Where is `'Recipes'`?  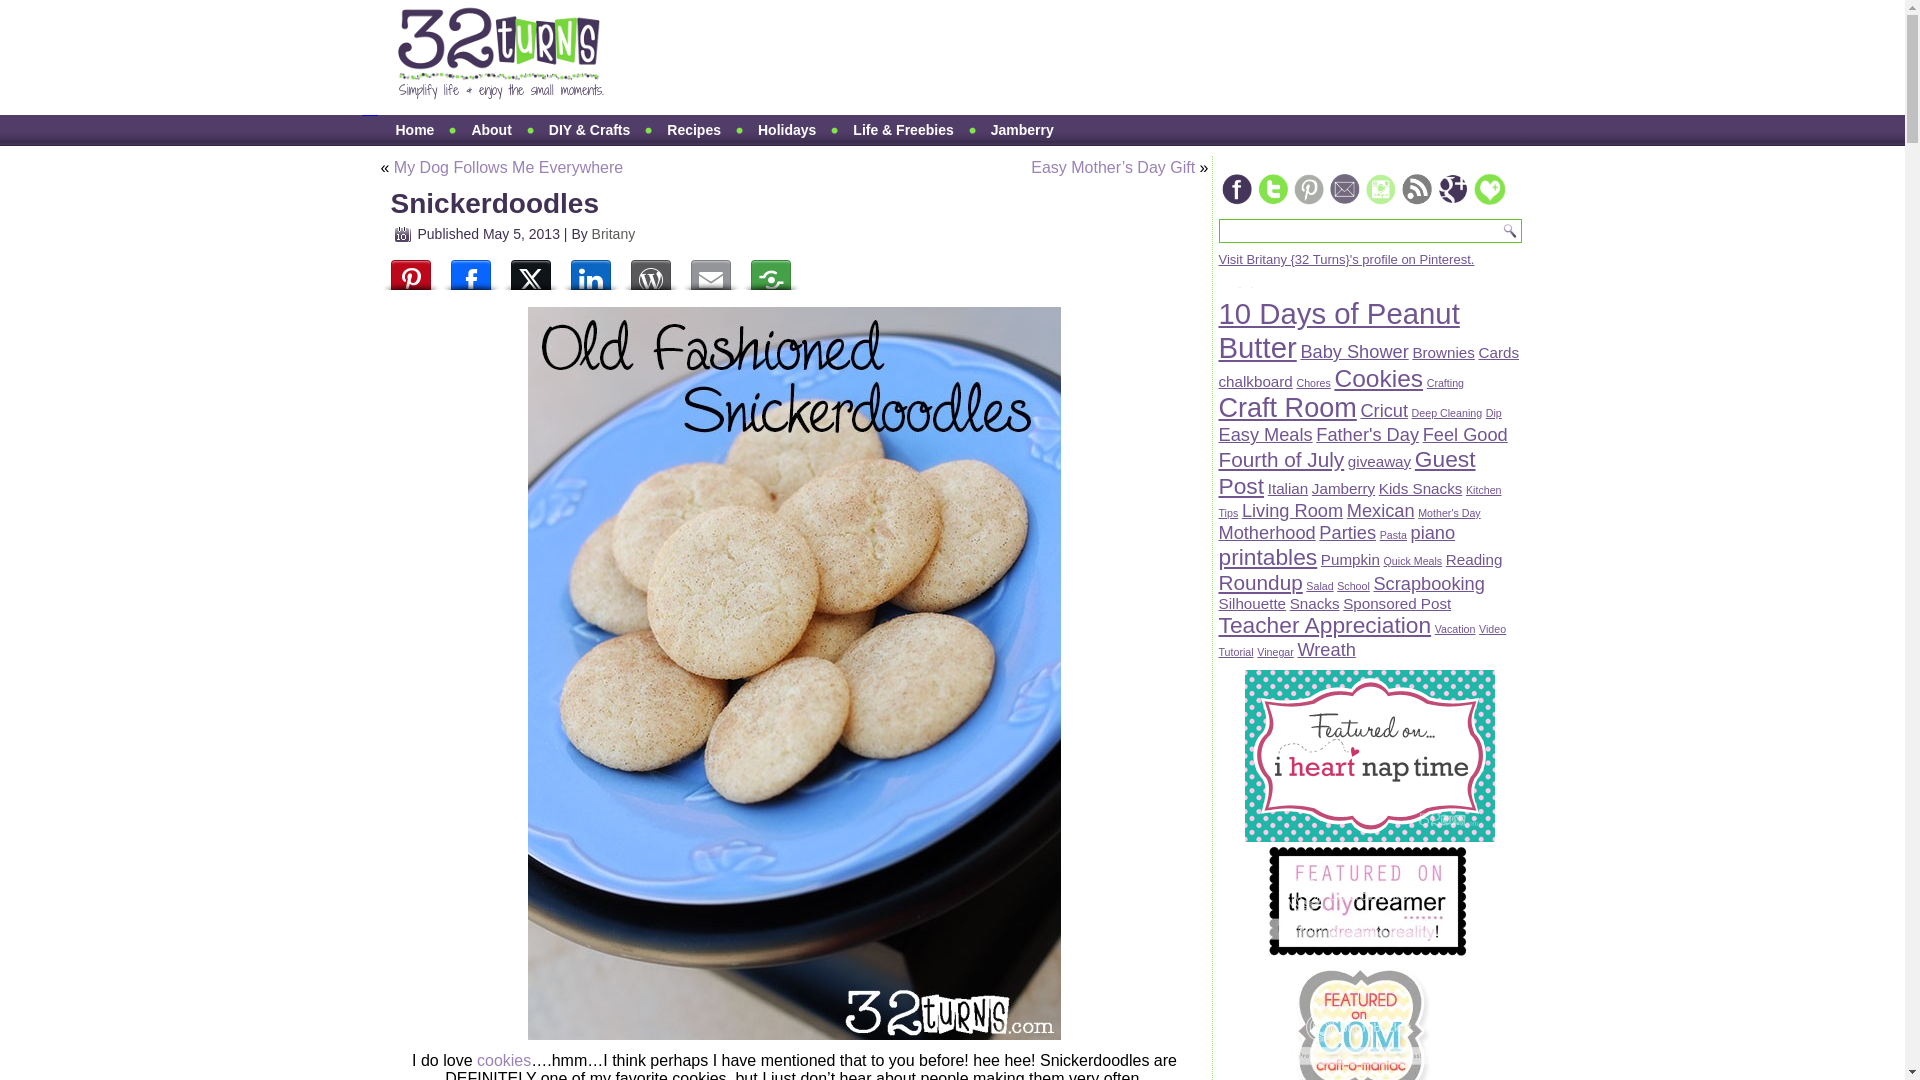 'Recipes' is located at coordinates (694, 130).